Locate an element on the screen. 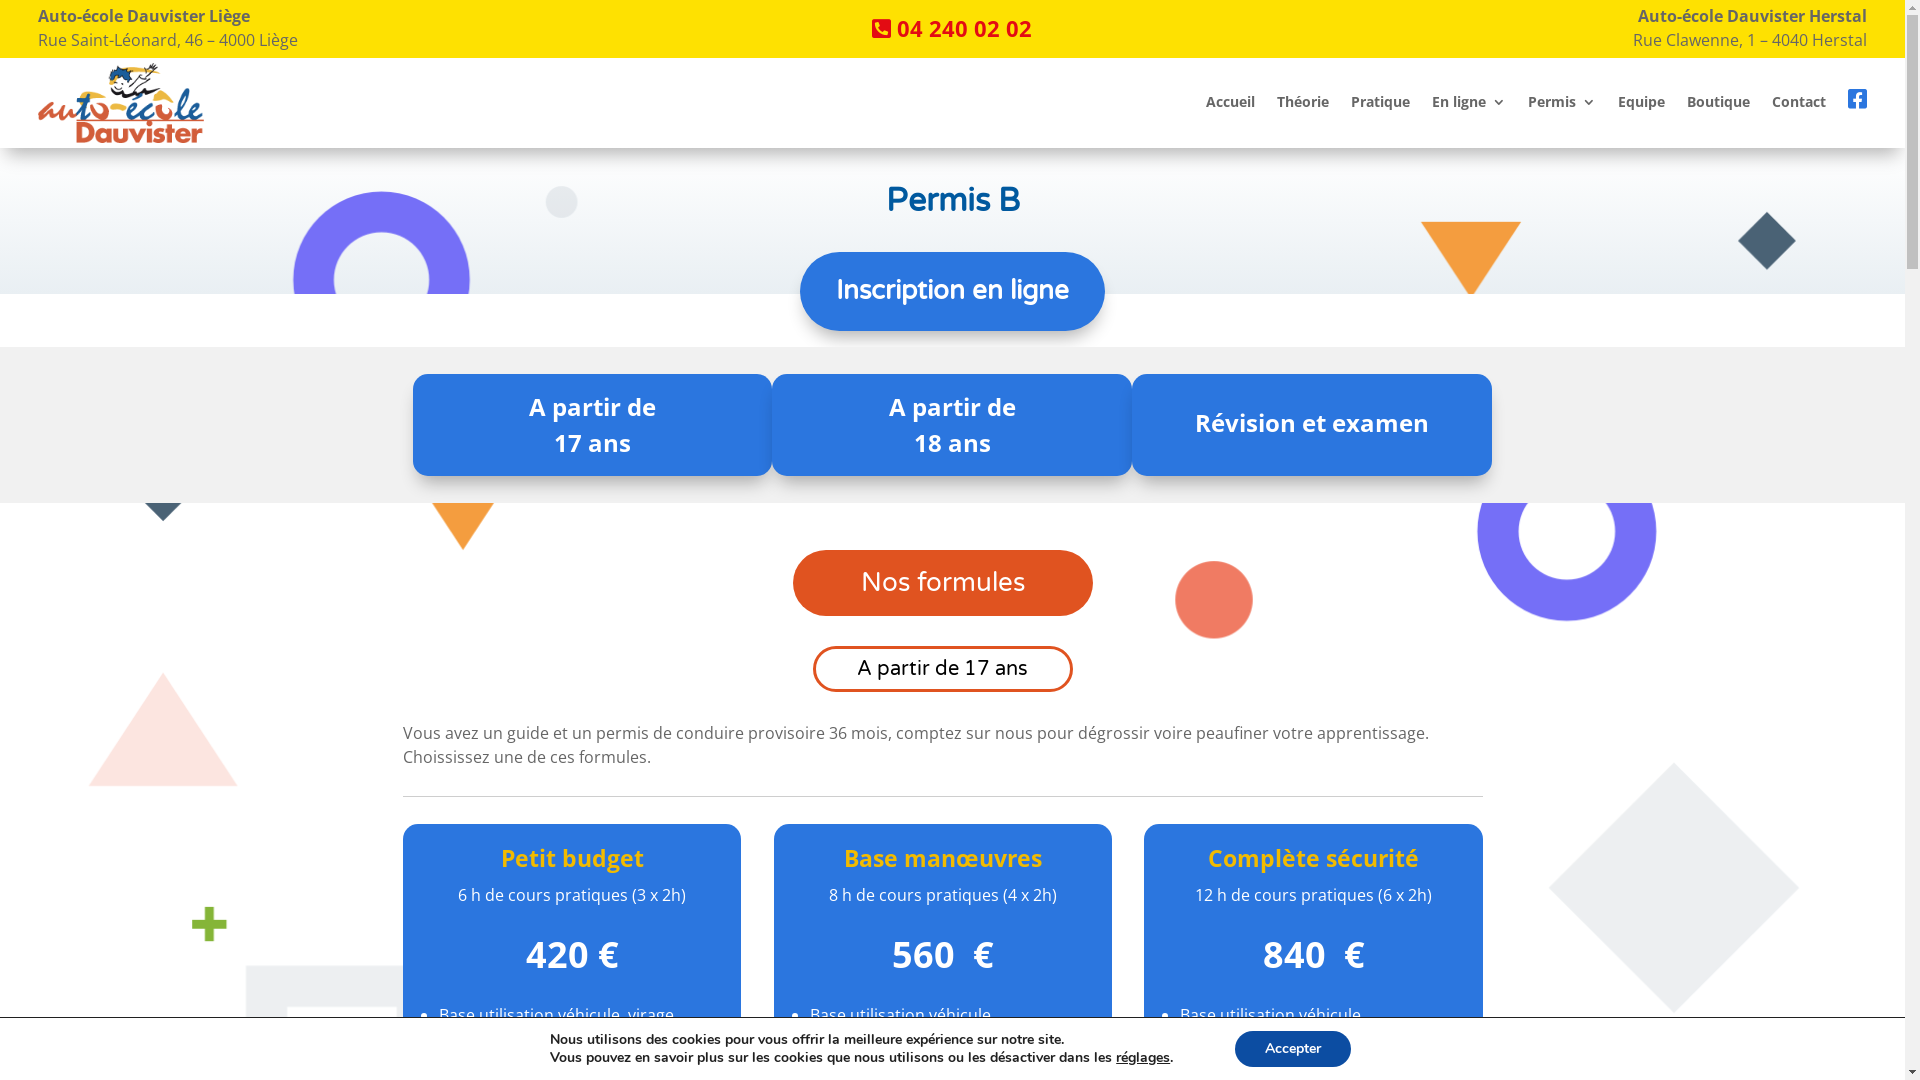 This screenshot has width=1920, height=1080. 'Equipe' is located at coordinates (1617, 106).